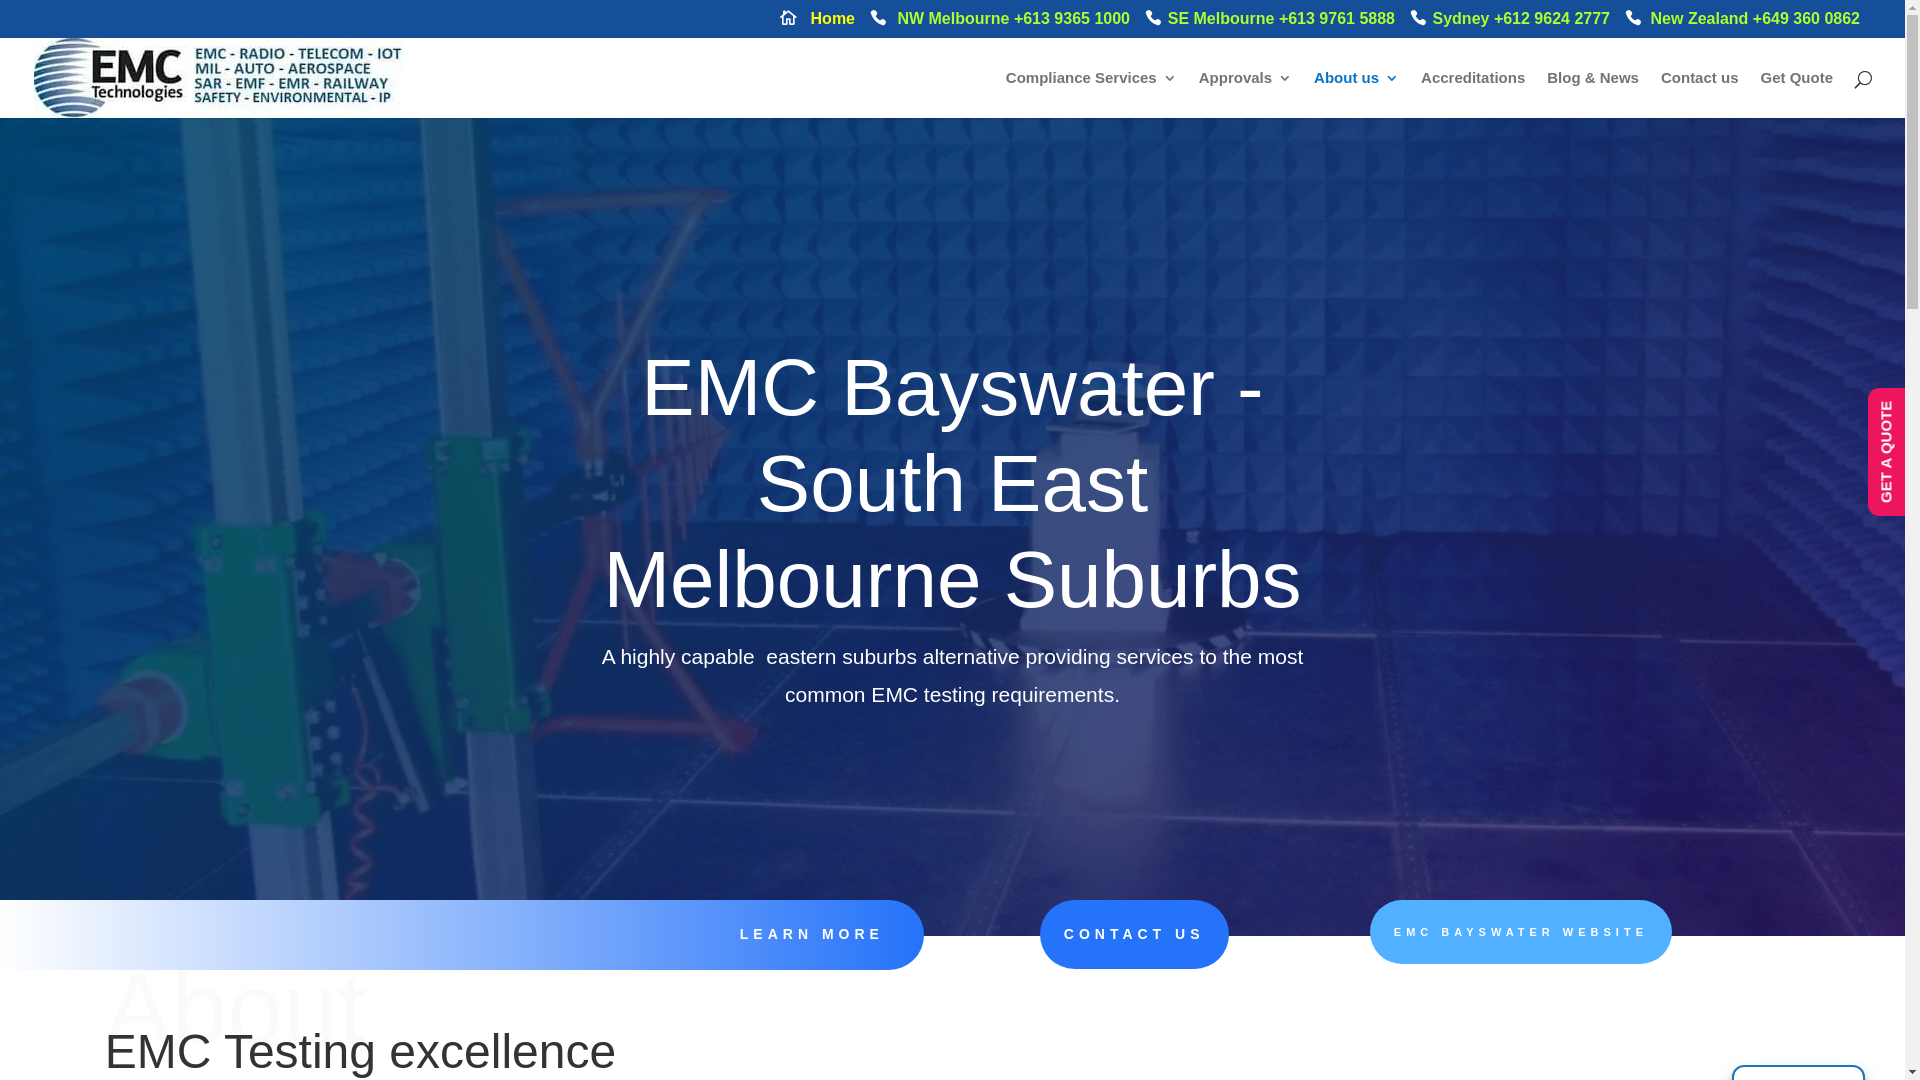 The width and height of the screenshot is (1920, 1080). I want to click on 'Home', so click(778, 24).